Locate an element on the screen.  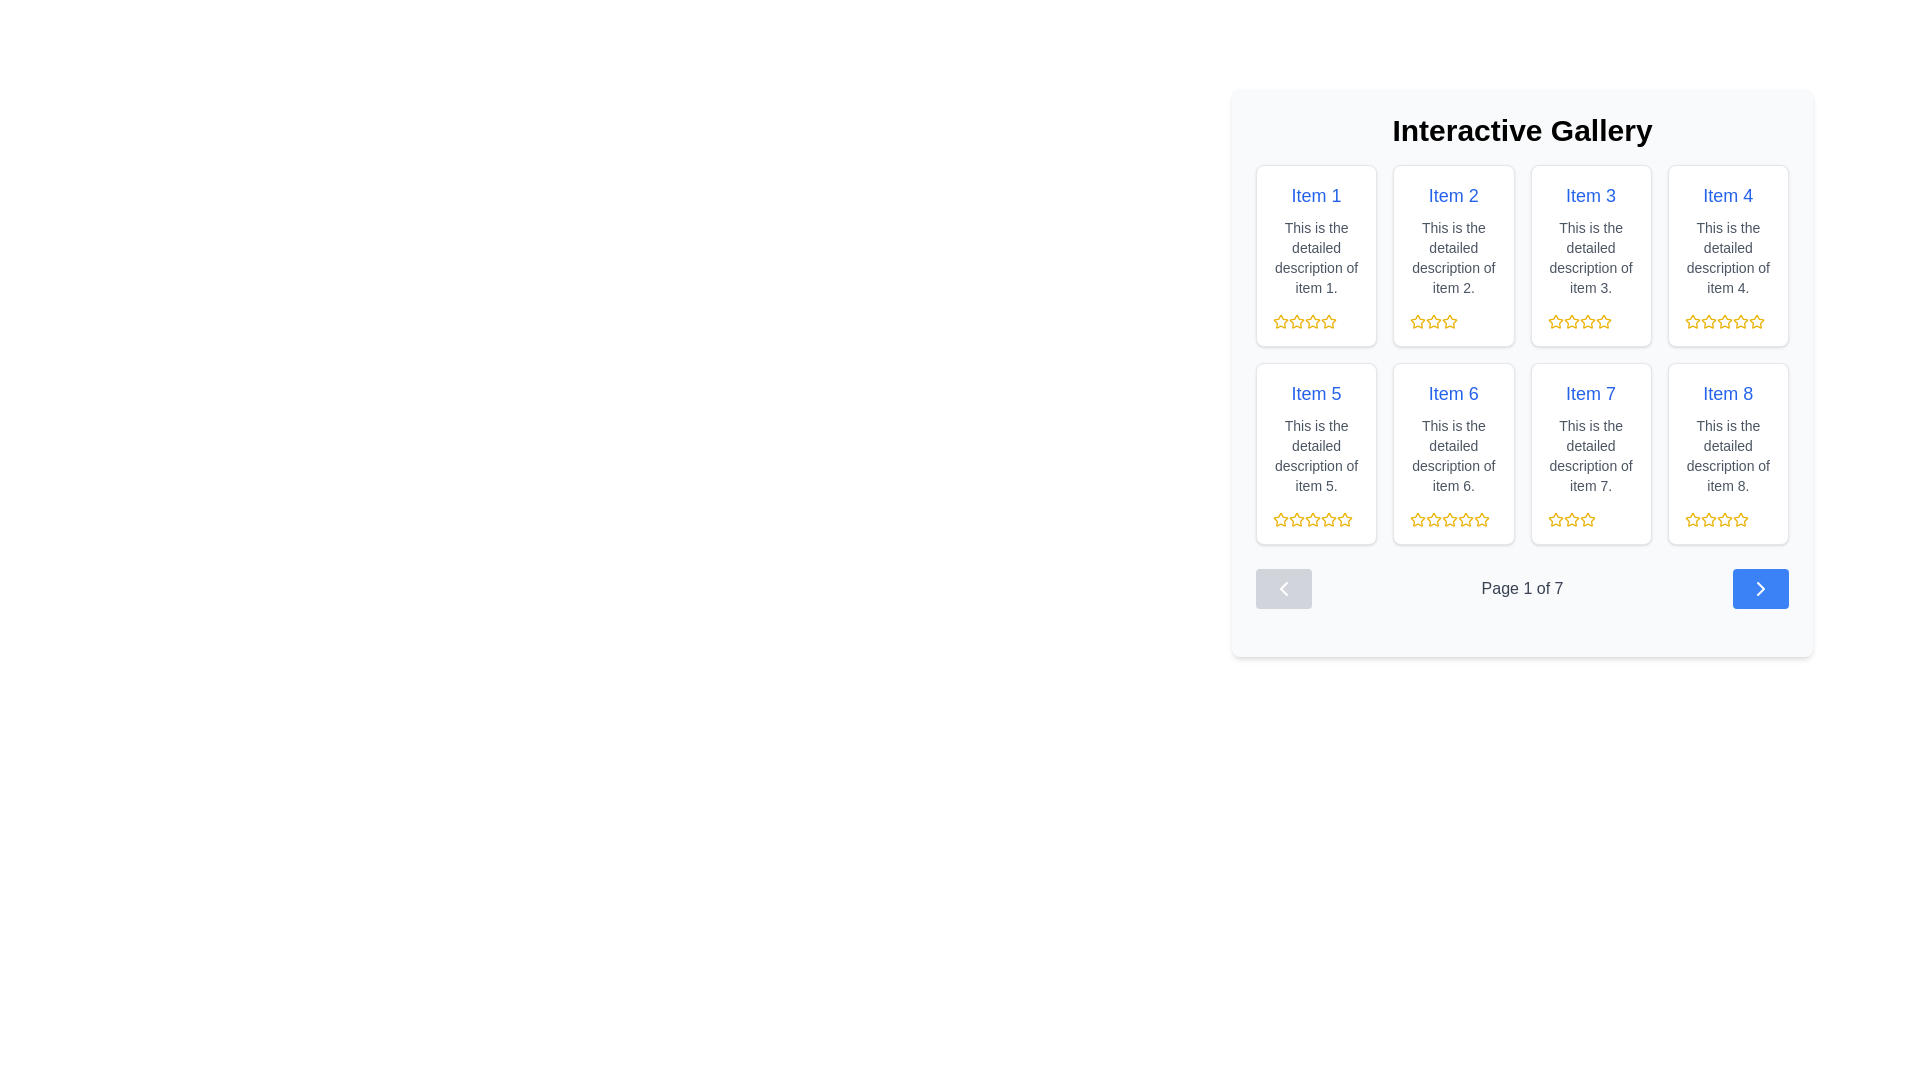
the fifth star SVG icon used for rating 'Item 8' in the Interactive Gallery section is located at coordinates (1723, 518).